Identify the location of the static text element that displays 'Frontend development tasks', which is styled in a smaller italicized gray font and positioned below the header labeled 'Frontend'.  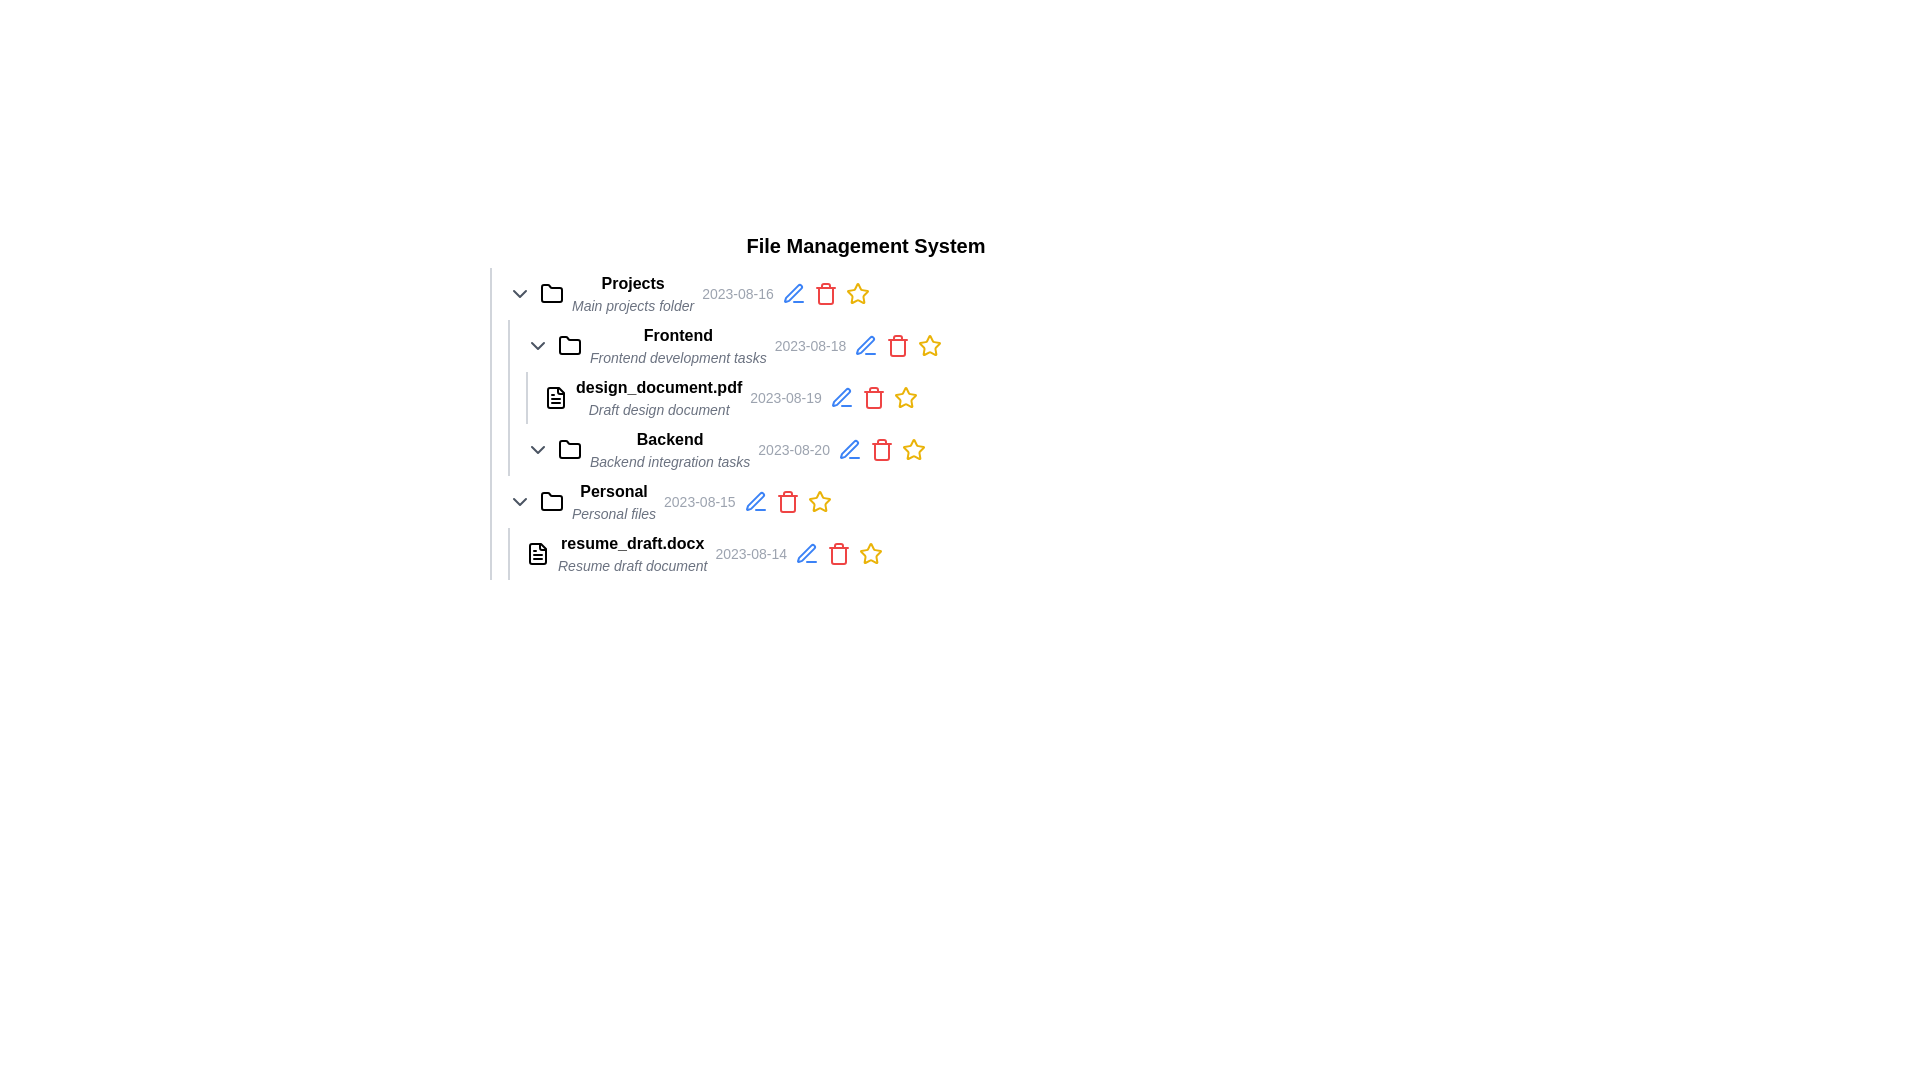
(678, 357).